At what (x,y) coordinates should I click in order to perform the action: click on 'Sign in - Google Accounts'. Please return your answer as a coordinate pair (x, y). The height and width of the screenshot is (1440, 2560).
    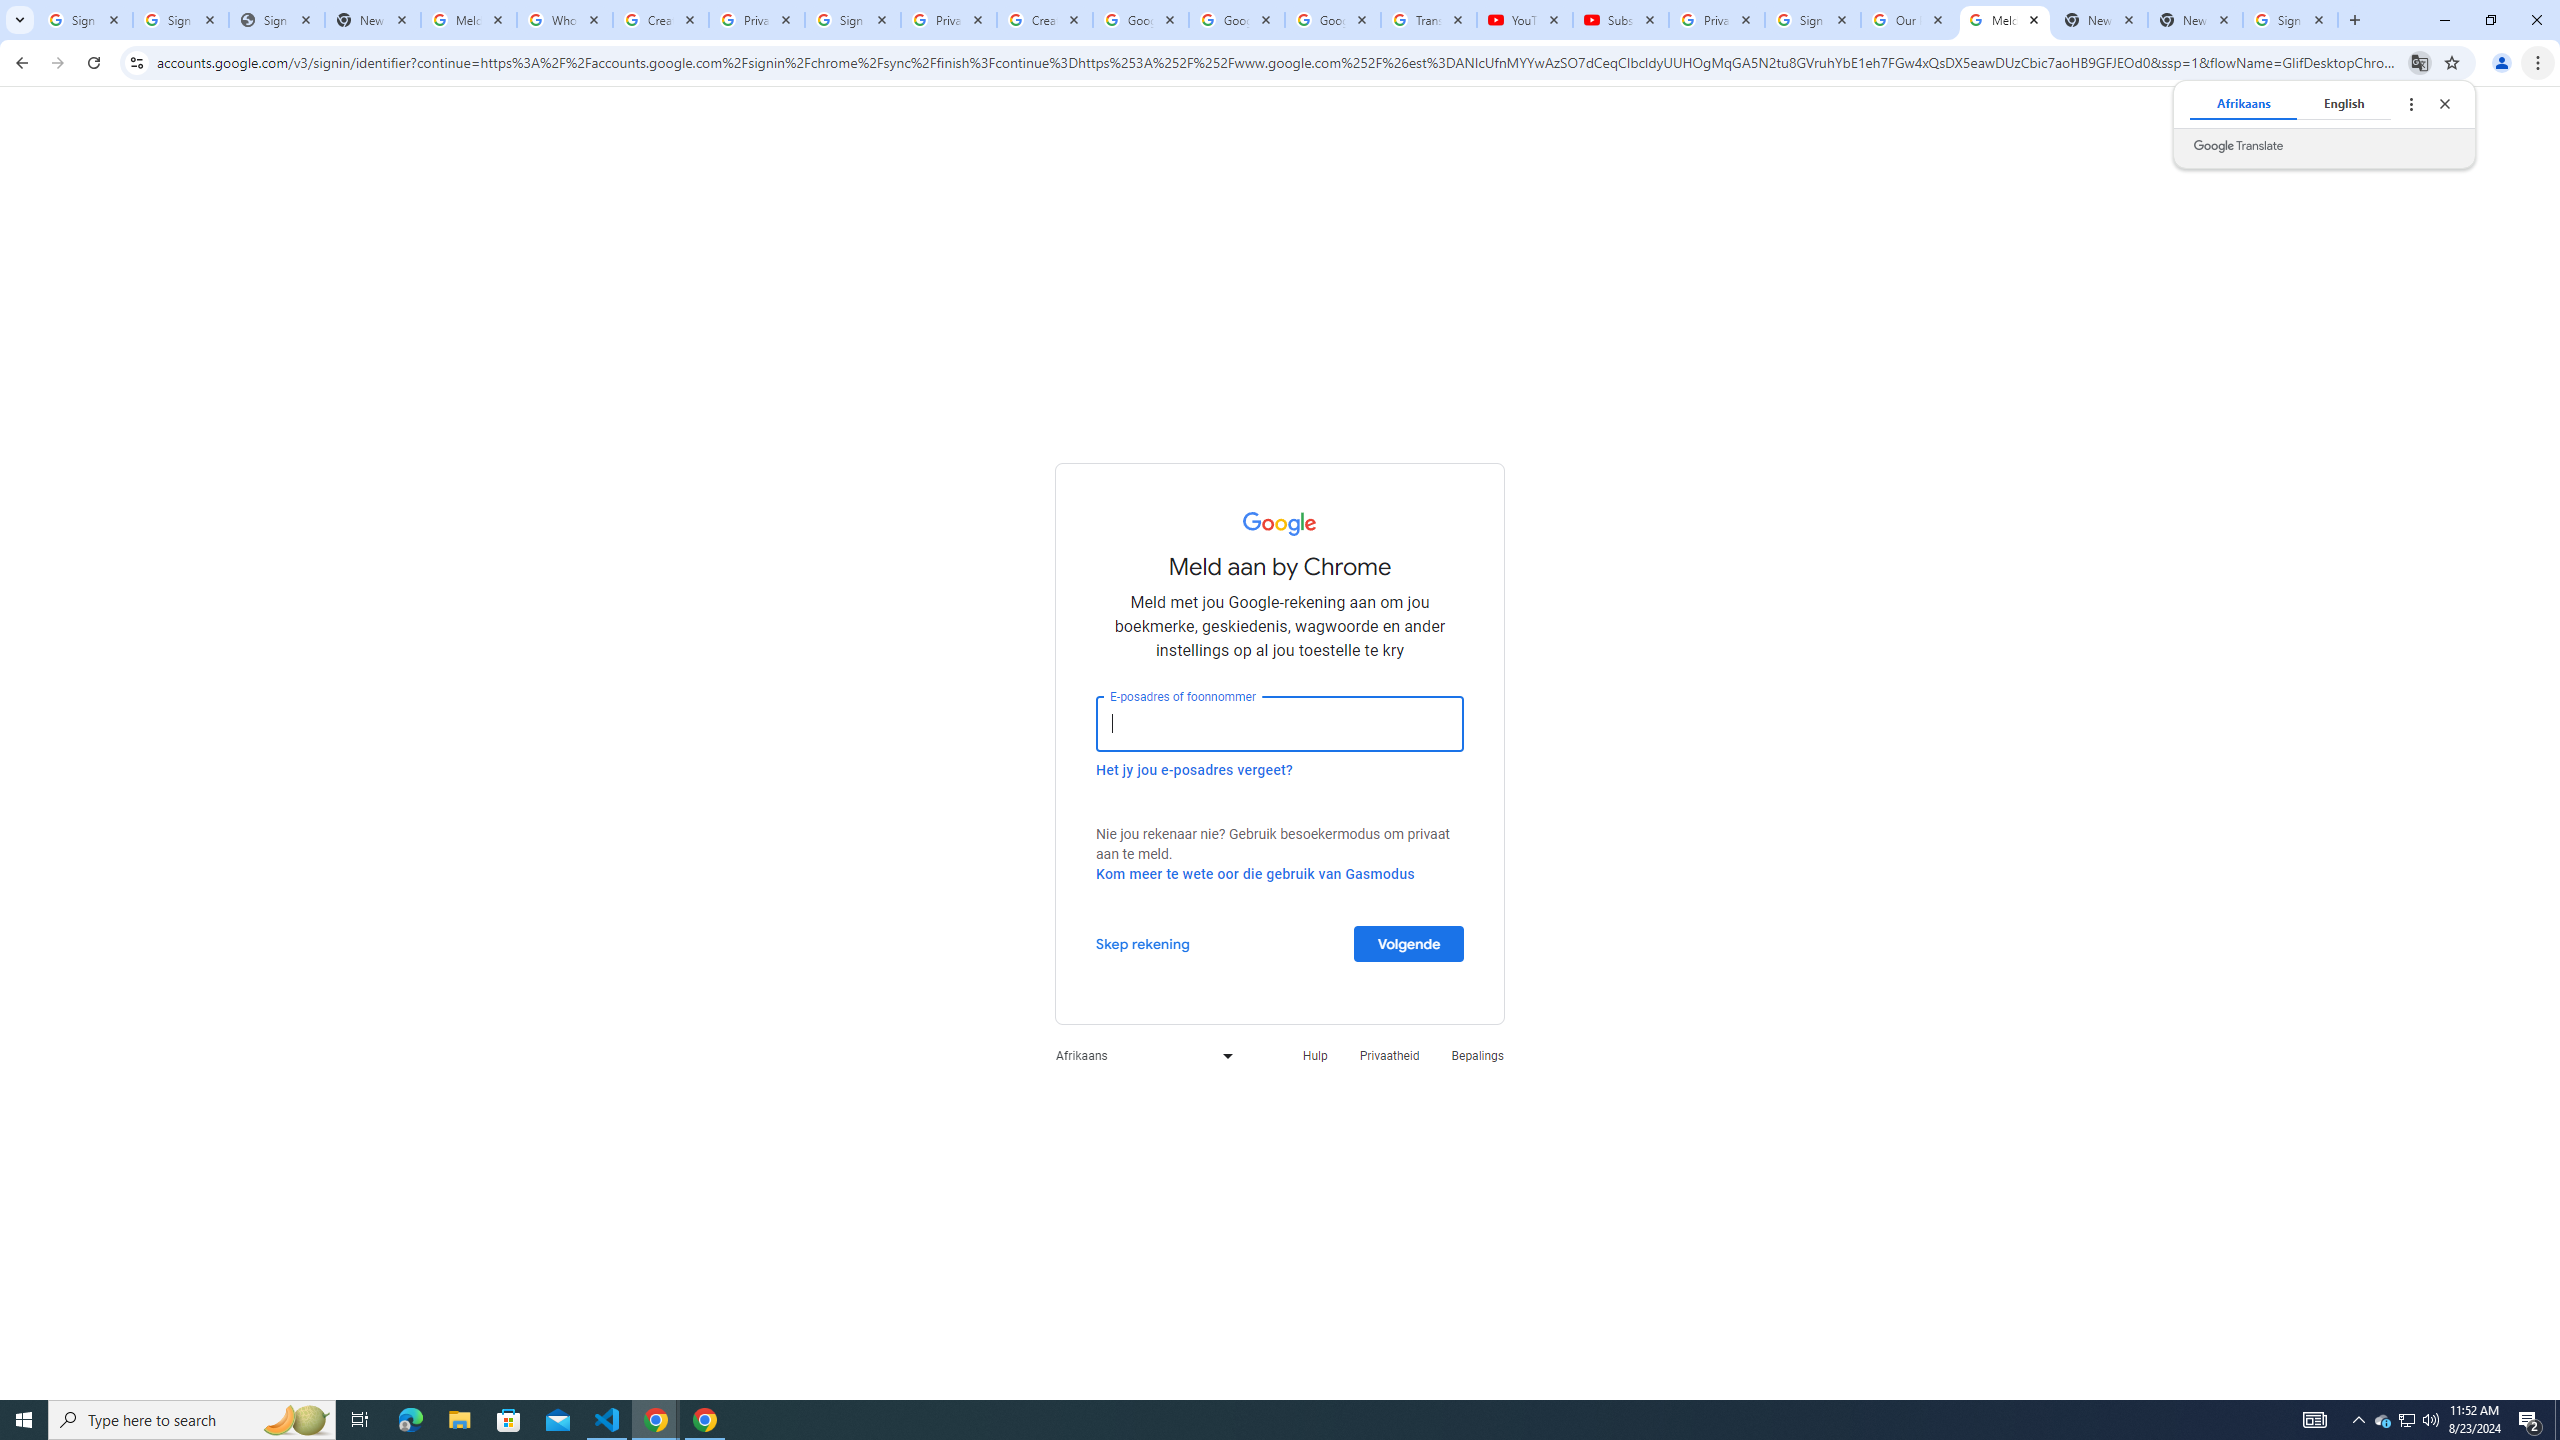
    Looking at the image, I should click on (2290, 19).